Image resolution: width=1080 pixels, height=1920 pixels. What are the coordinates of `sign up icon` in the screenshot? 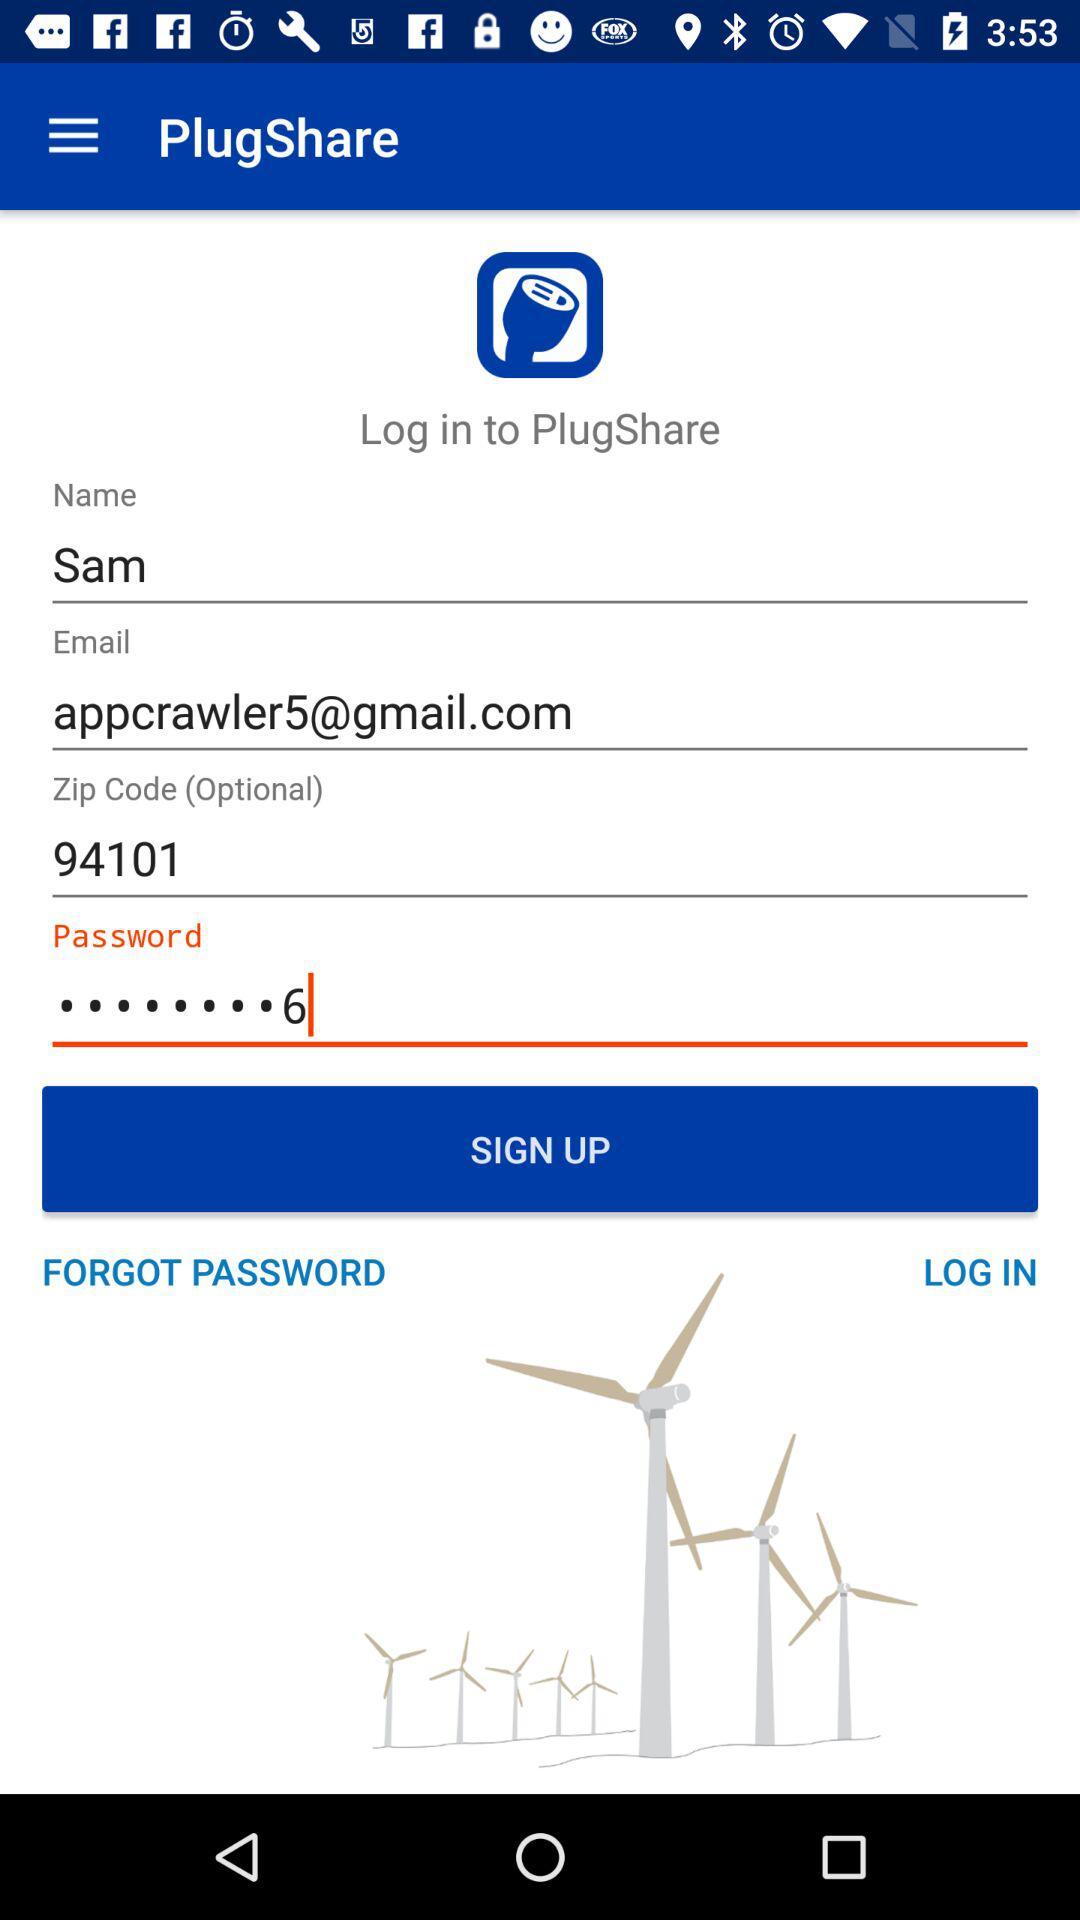 It's located at (540, 1148).